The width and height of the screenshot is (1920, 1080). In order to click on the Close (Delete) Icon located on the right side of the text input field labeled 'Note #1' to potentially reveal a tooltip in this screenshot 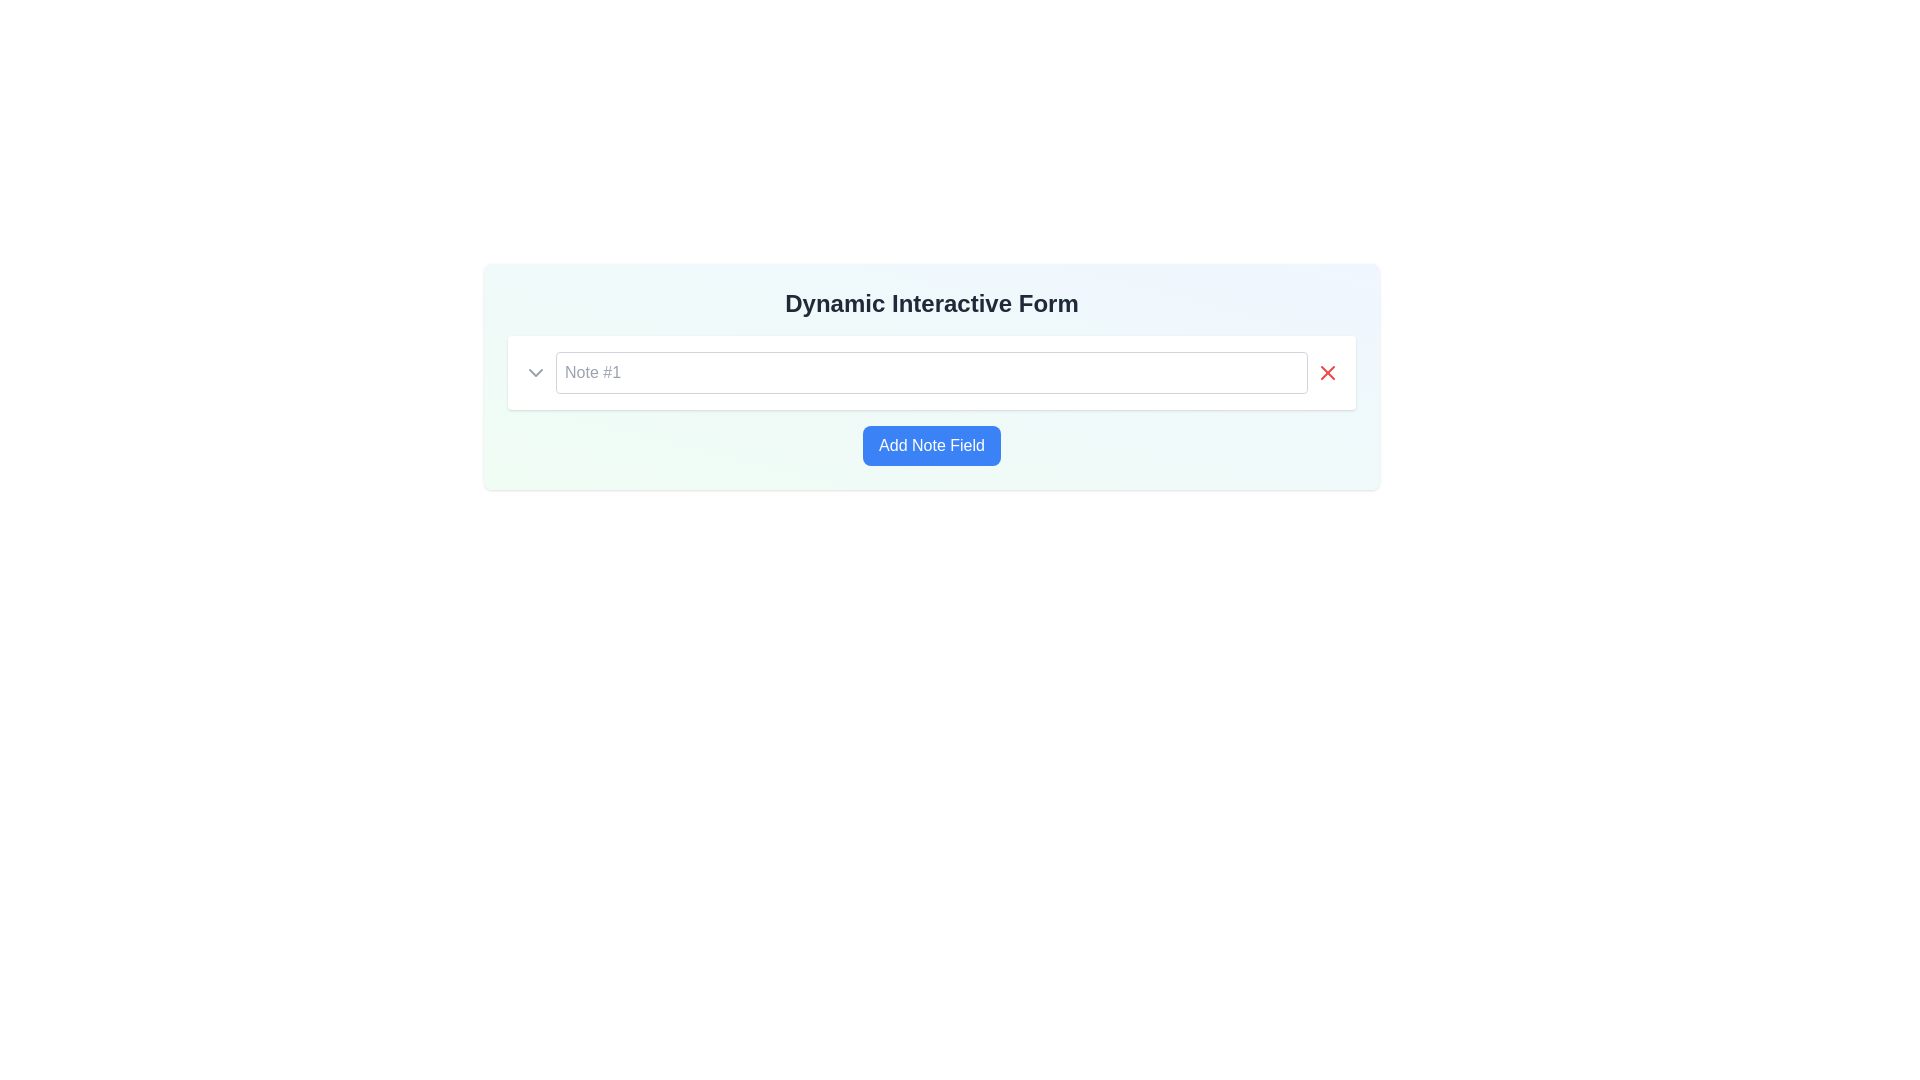, I will do `click(1328, 373)`.